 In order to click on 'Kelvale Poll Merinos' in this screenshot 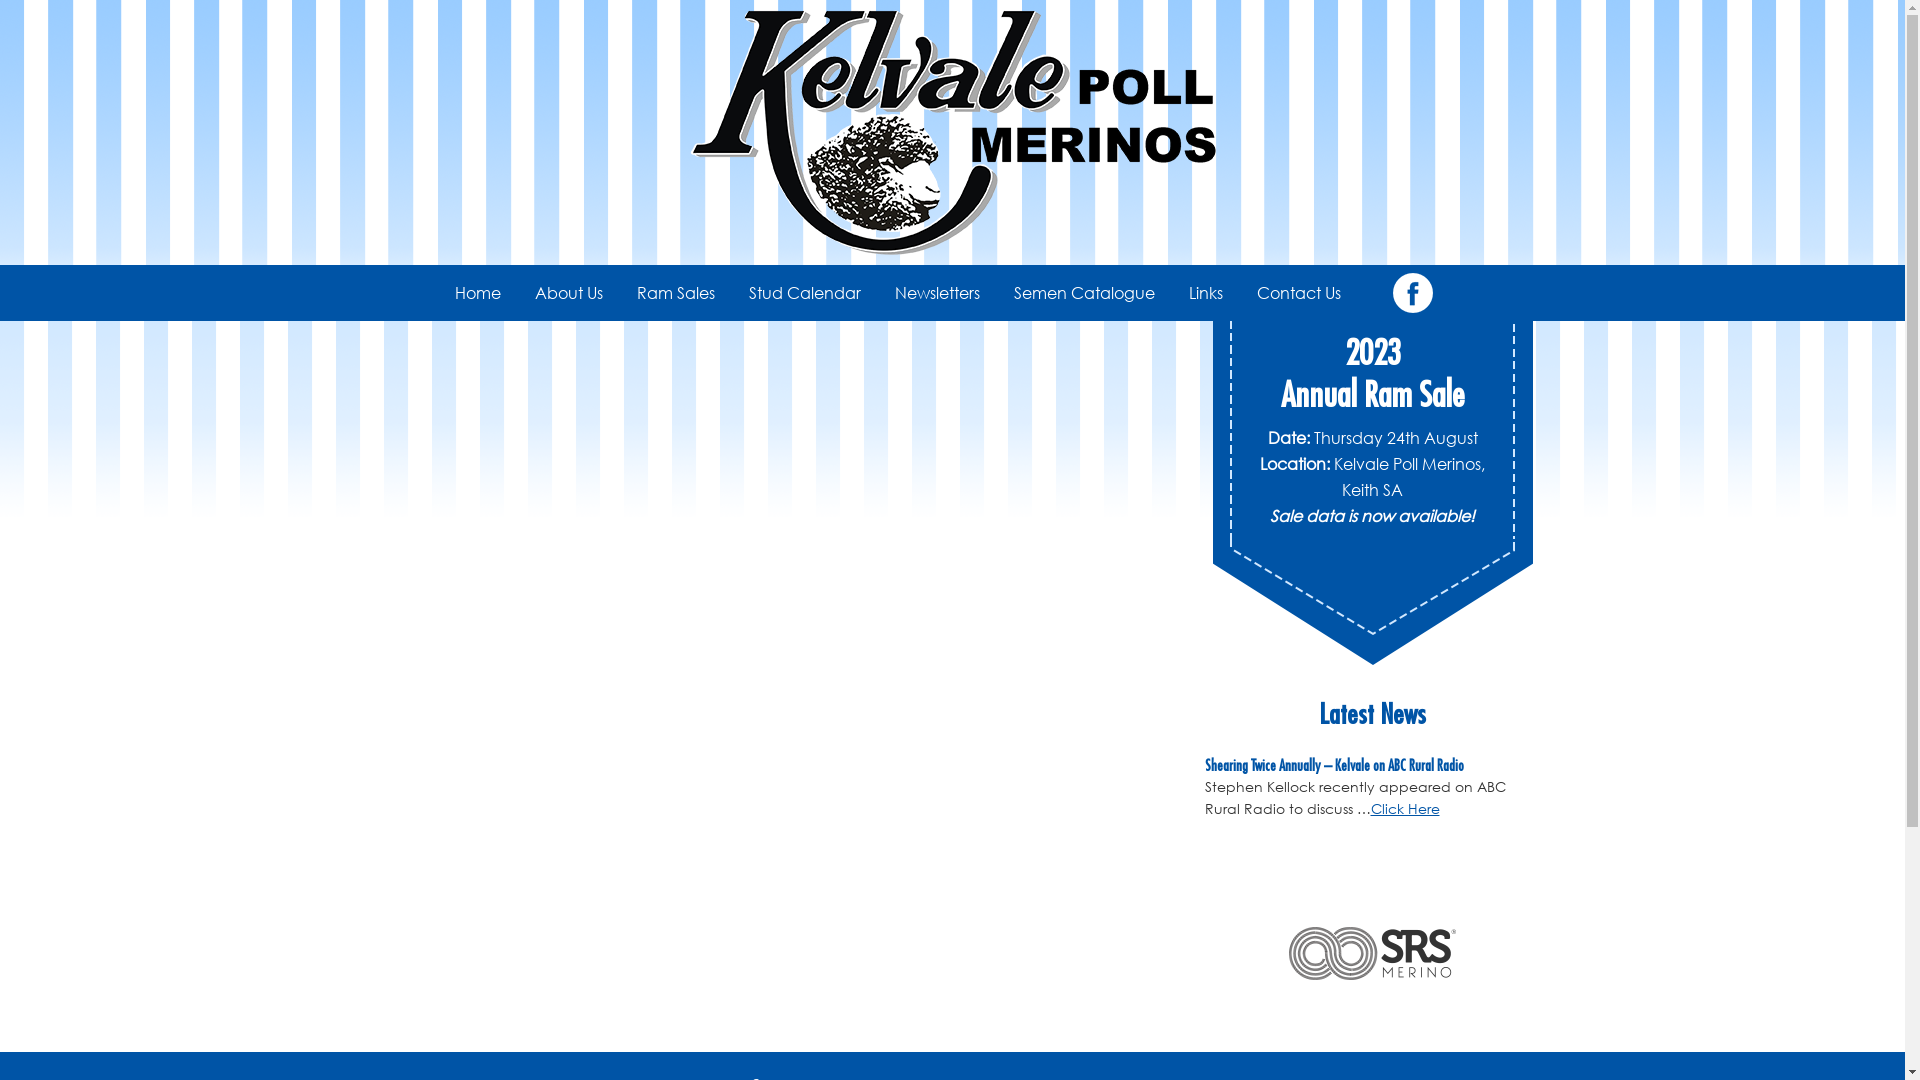, I will do `click(950, 132)`.